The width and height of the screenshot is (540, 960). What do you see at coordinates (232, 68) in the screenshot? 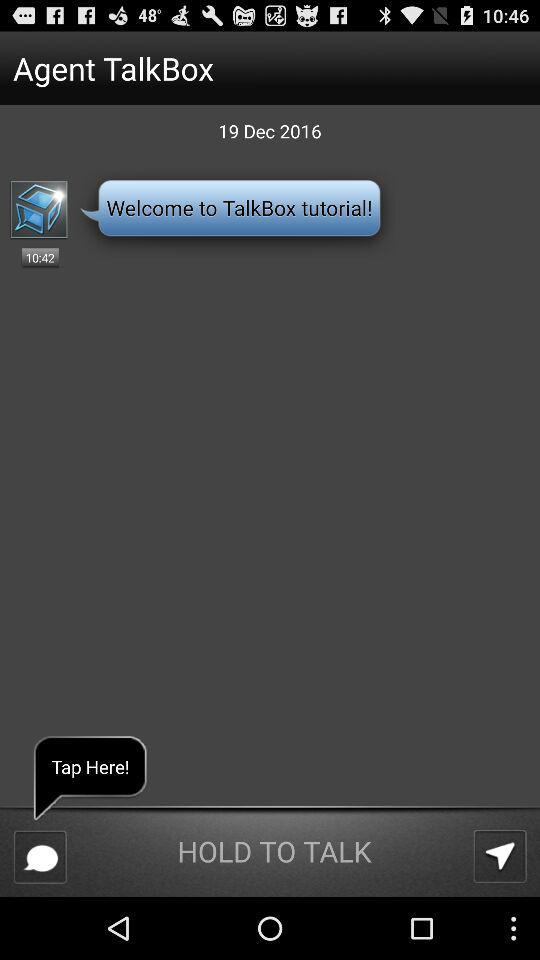
I see `the agent talkbox item` at bounding box center [232, 68].